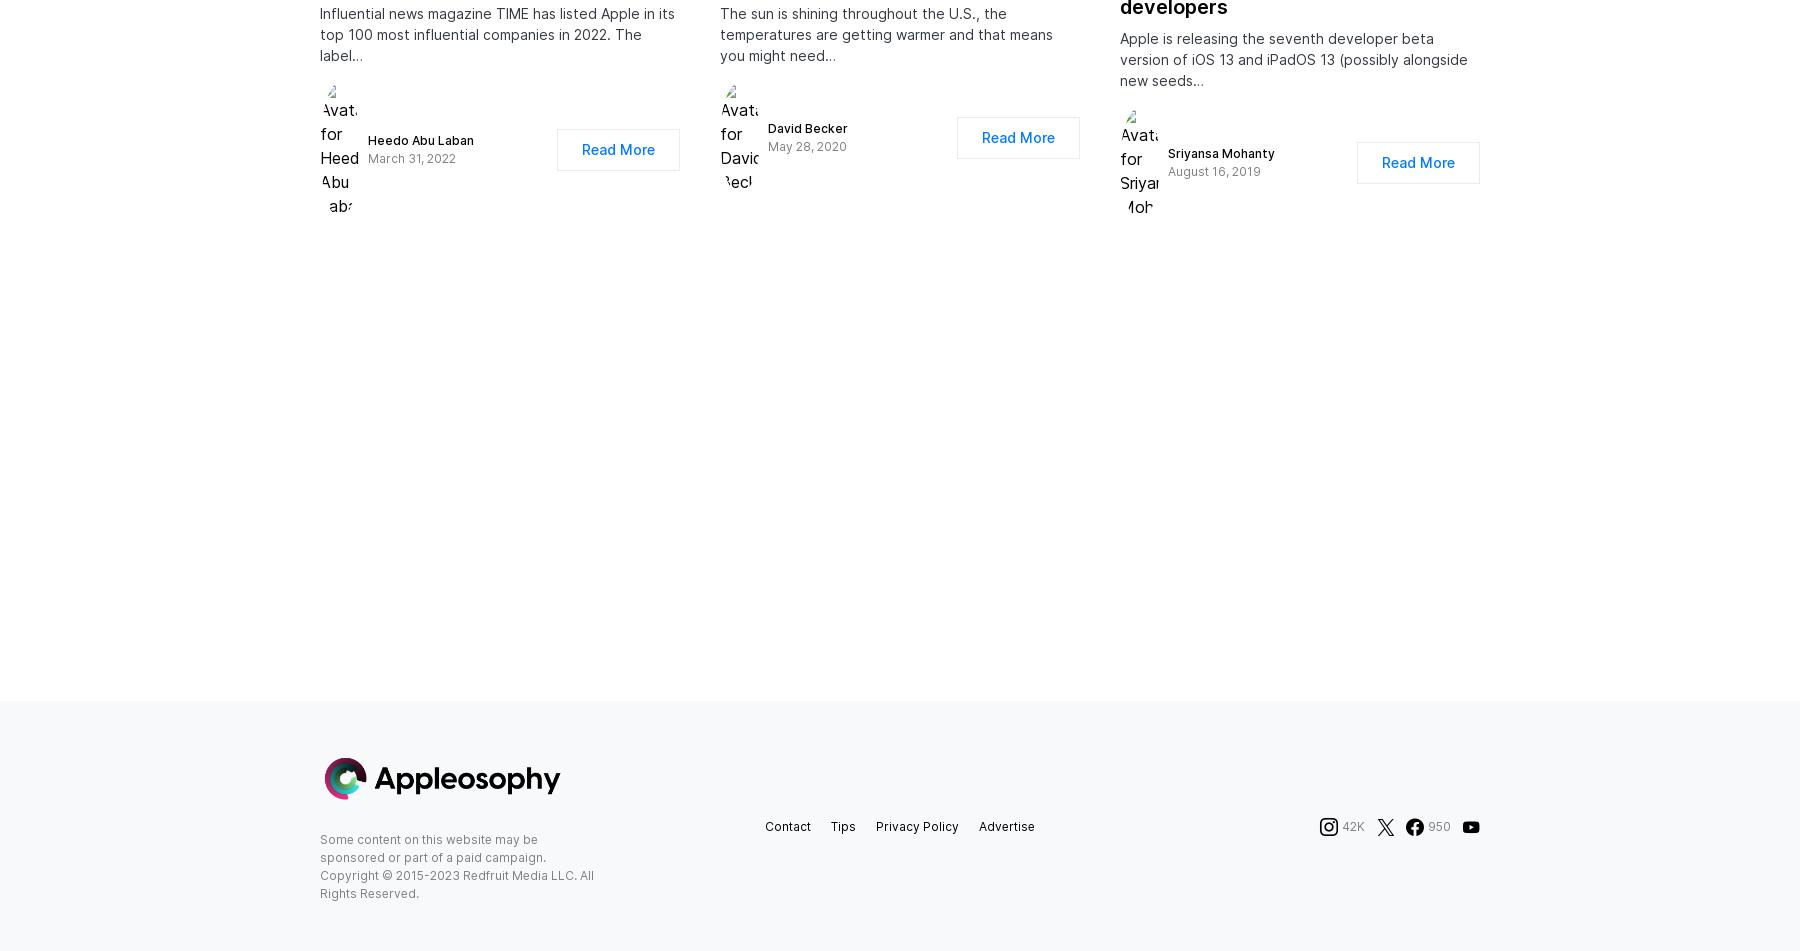  Describe the element at coordinates (319, 885) in the screenshot. I see `'Some content on this website may be sponsored or part of a paid campaign. Copyright © 2015-2023 Redfruit Media LLC. All Rights Reserved.'` at that location.